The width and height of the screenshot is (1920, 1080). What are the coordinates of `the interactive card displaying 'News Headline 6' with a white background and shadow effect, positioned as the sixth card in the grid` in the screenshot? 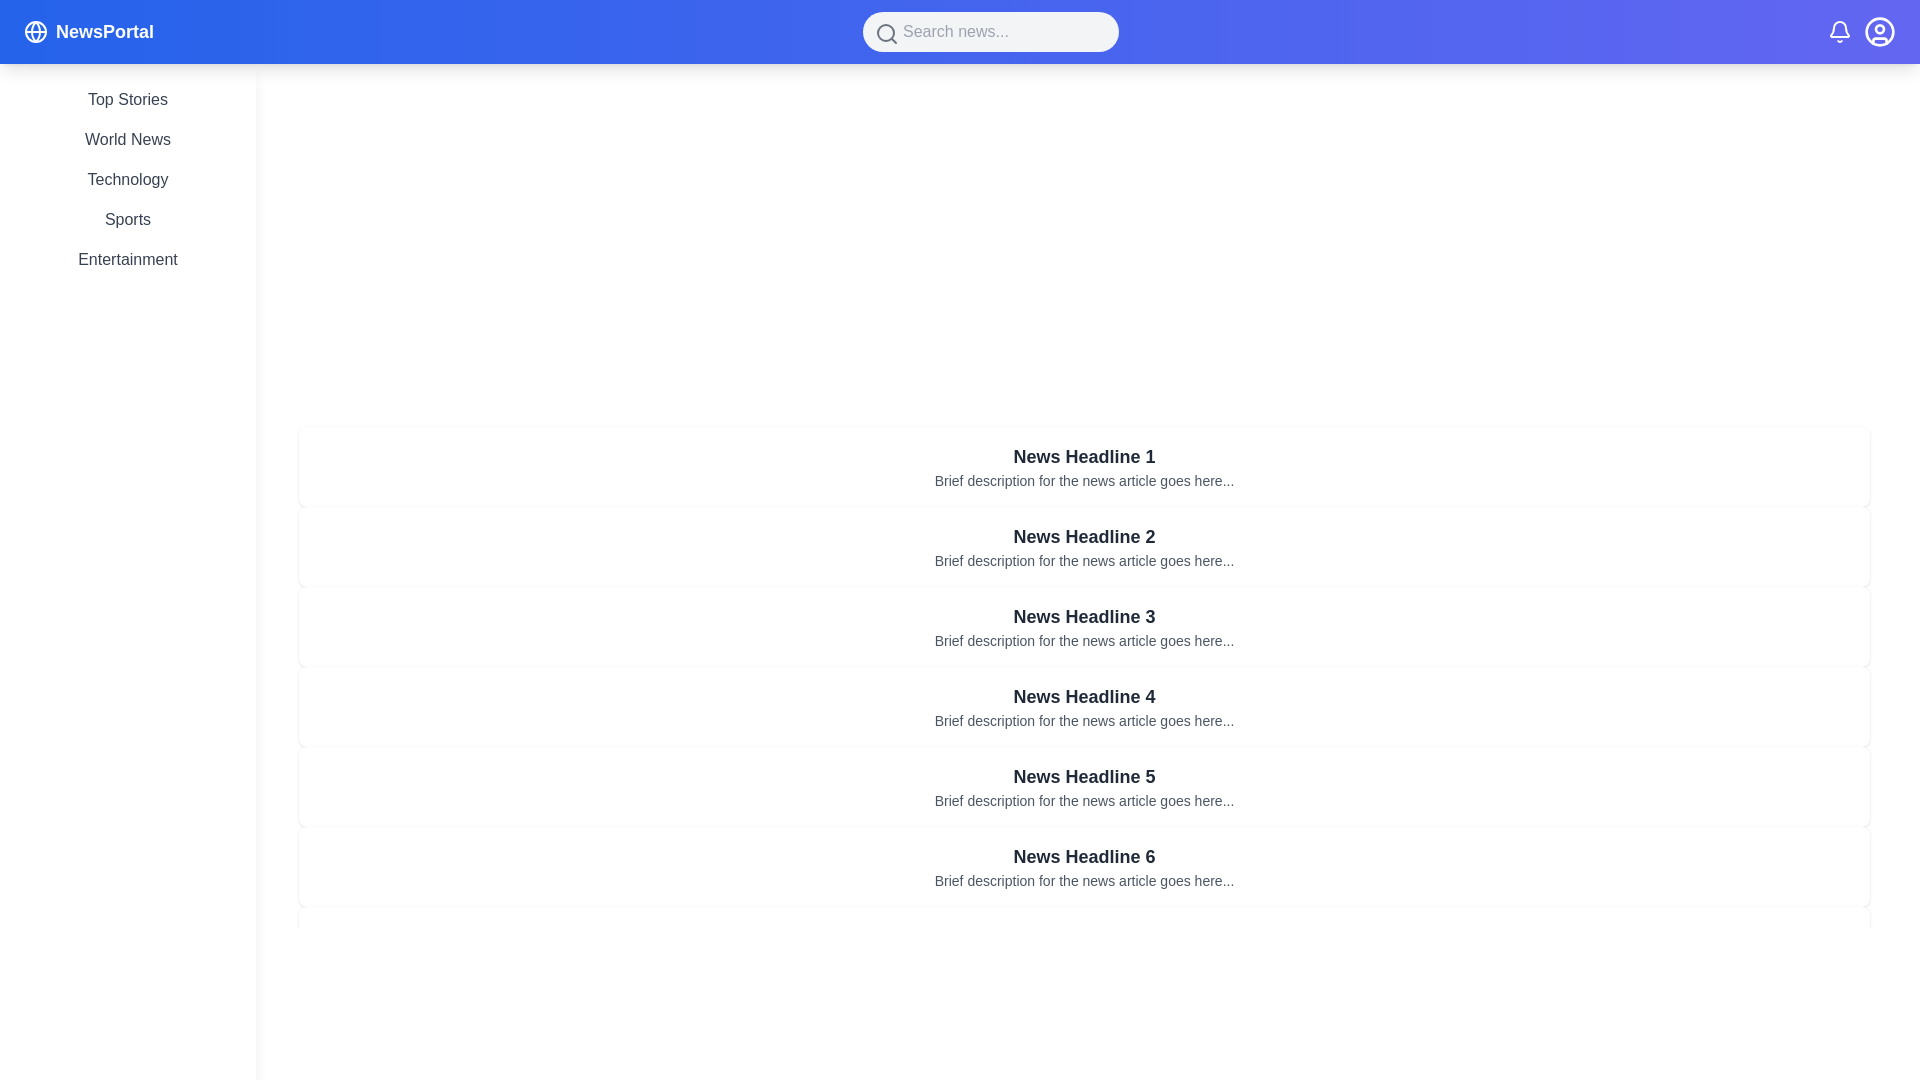 It's located at (1083, 866).